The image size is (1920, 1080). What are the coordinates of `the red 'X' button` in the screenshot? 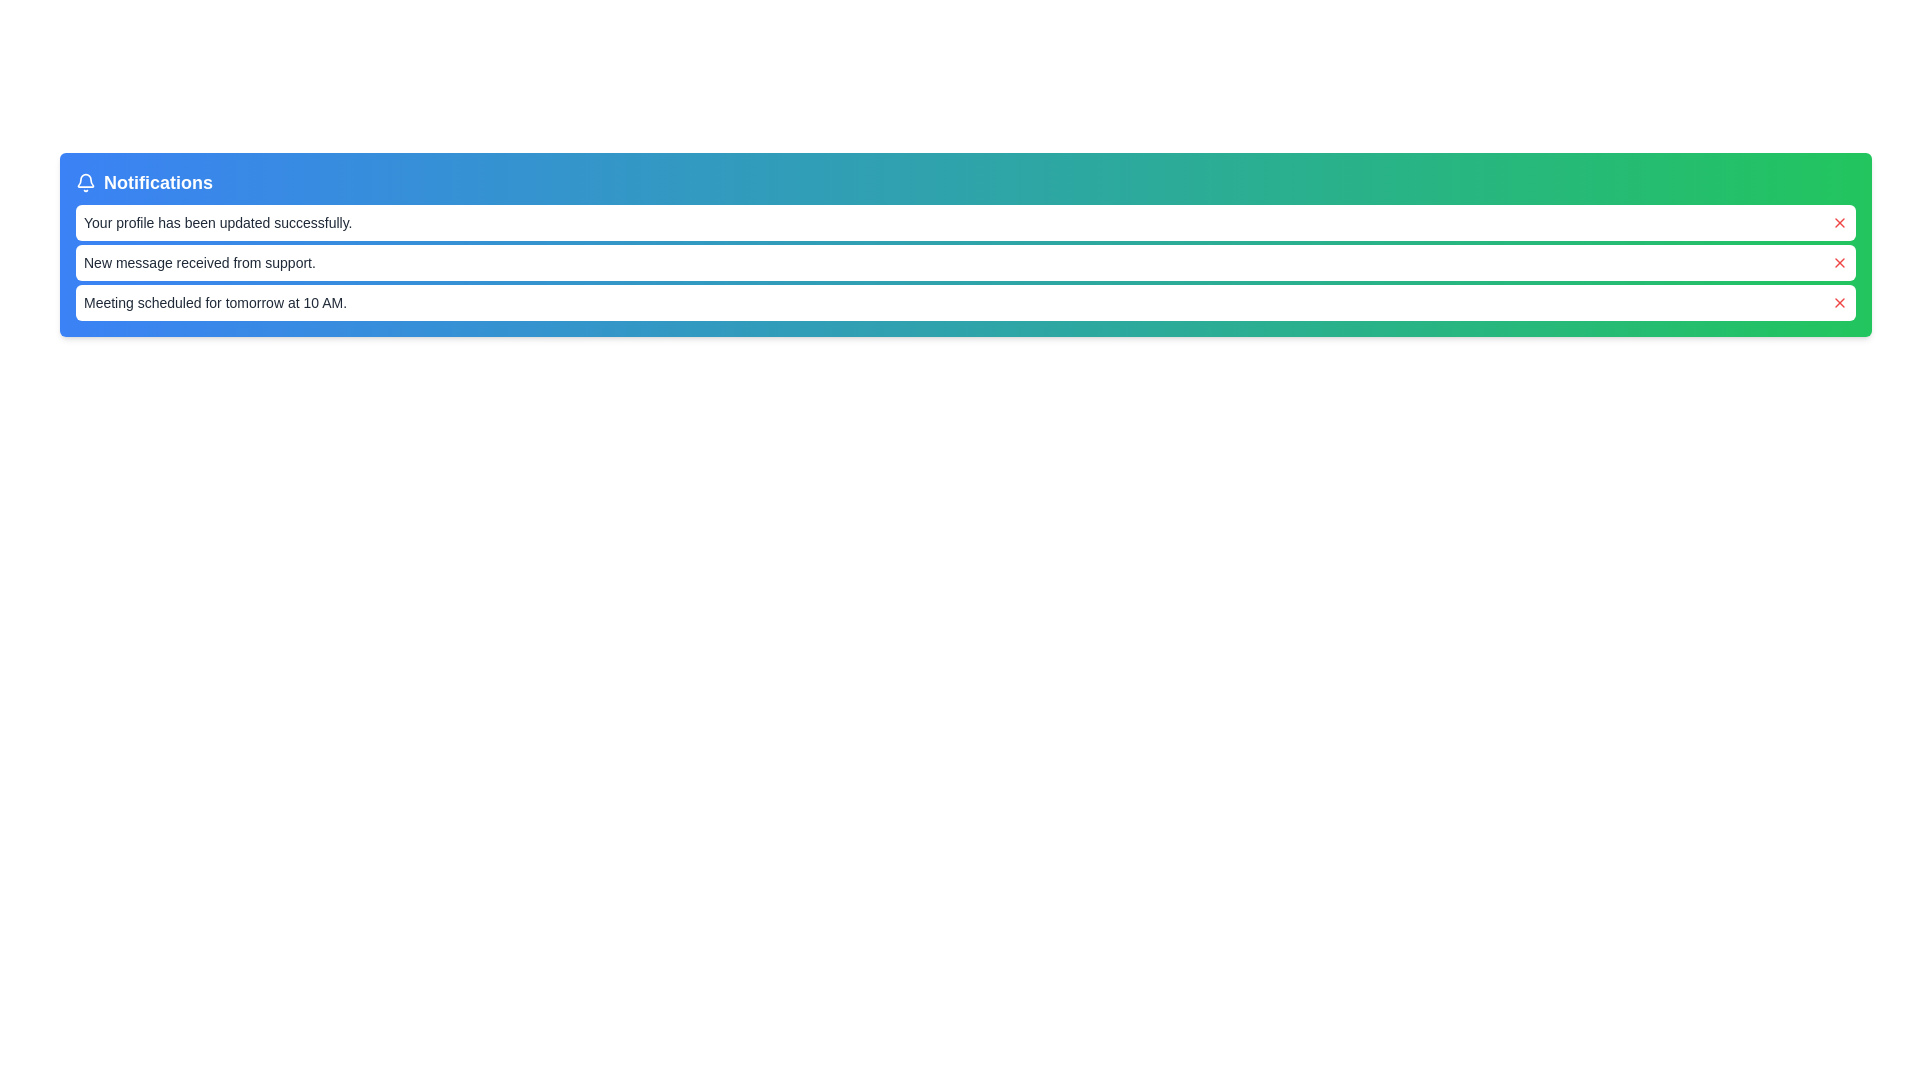 It's located at (1839, 261).